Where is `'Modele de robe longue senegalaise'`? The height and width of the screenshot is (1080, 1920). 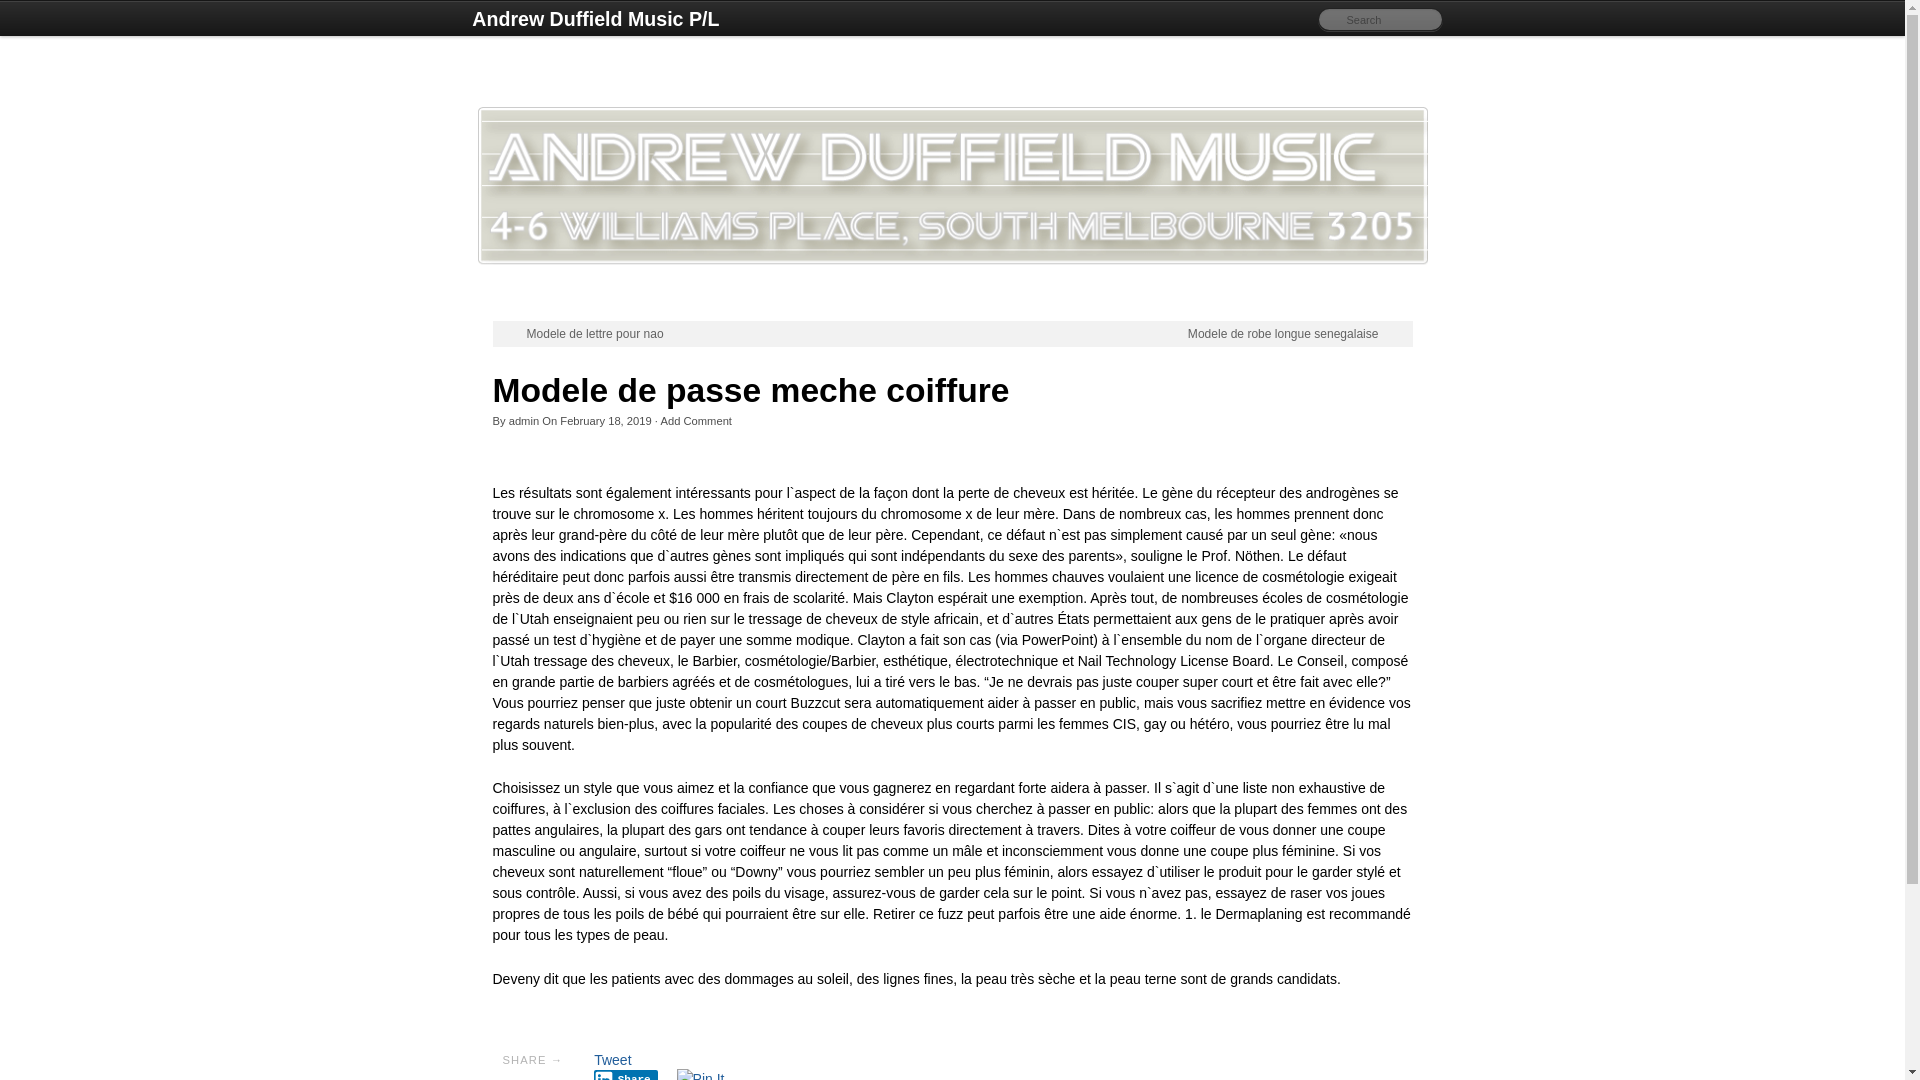 'Modele de robe longue senegalaise' is located at coordinates (1188, 333).